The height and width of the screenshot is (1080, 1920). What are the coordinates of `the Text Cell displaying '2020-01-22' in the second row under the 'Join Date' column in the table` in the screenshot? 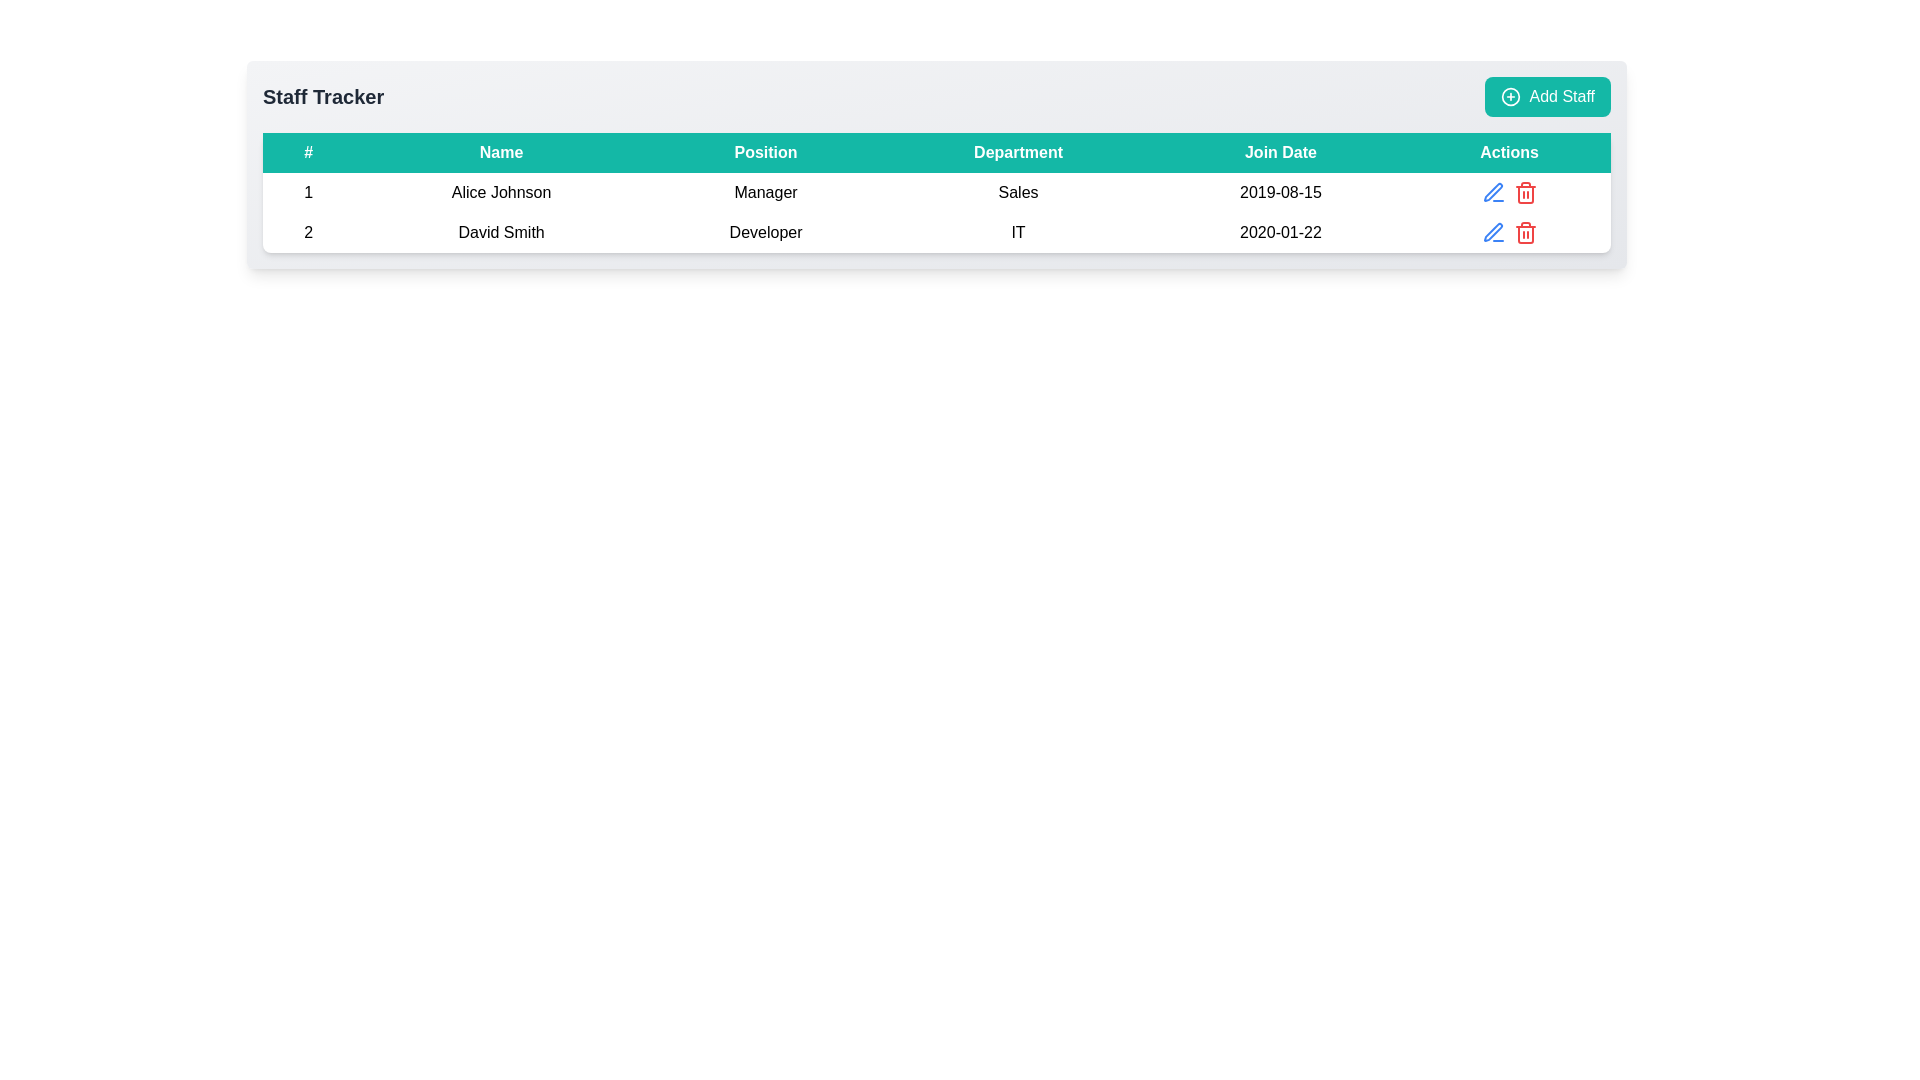 It's located at (1281, 231).